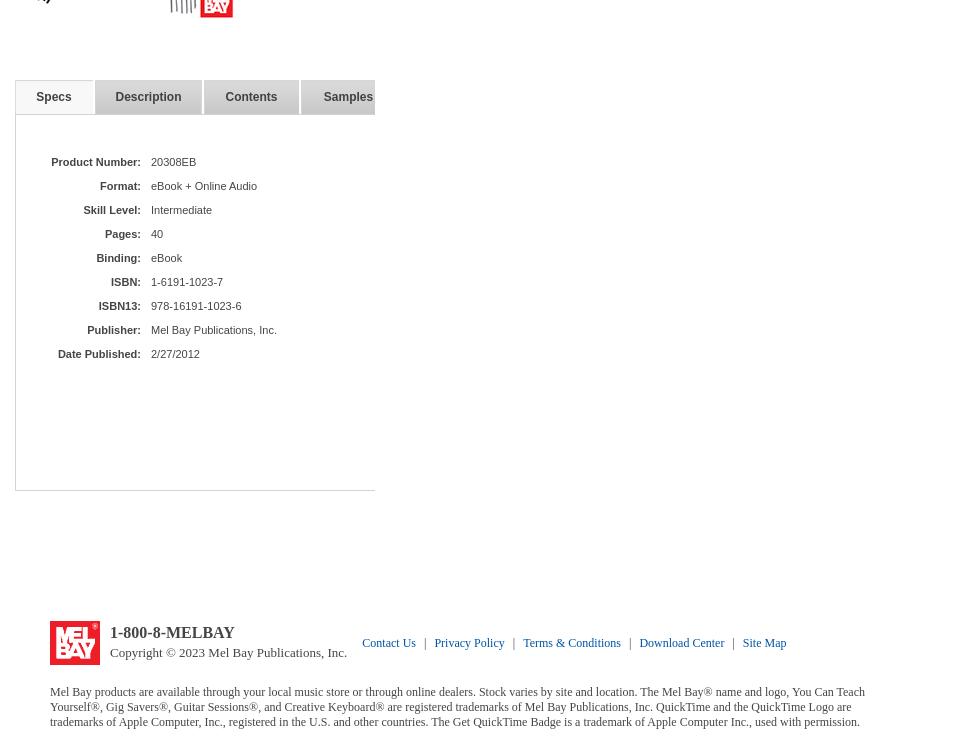  Describe the element at coordinates (113, 329) in the screenshot. I see `'Publisher:'` at that location.